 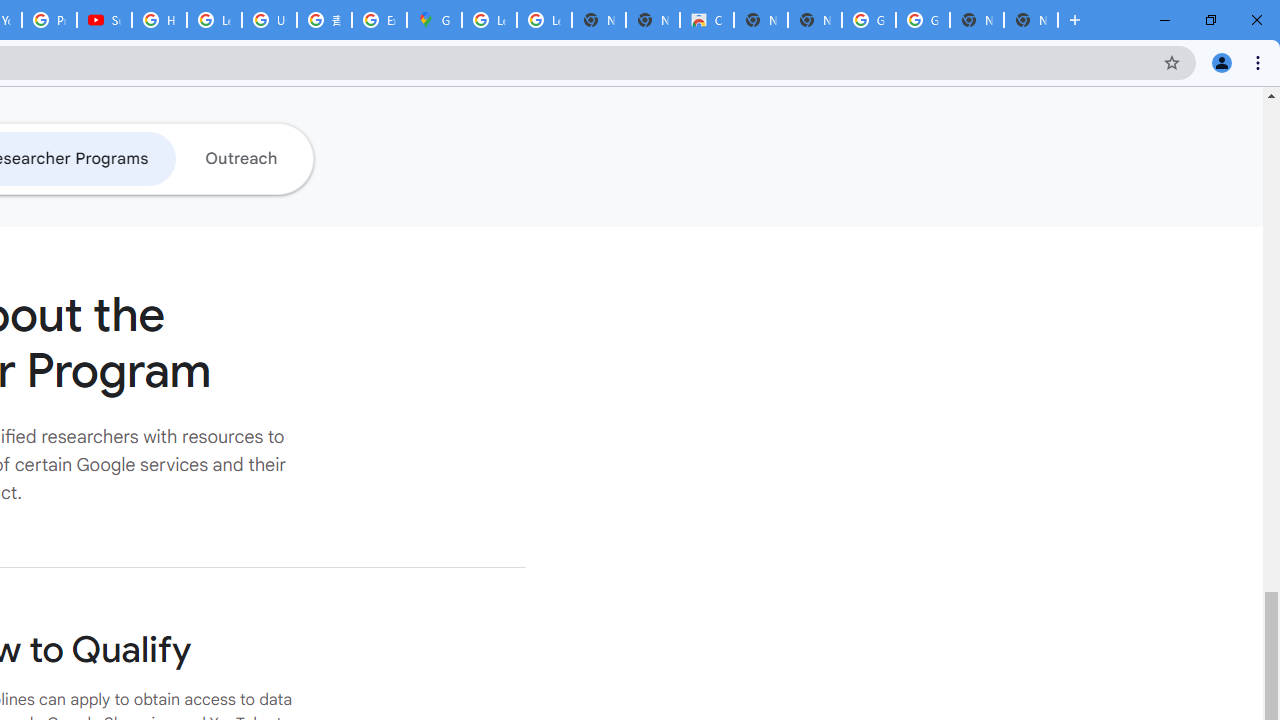 I want to click on 'Outreach', so click(x=240, y=157).